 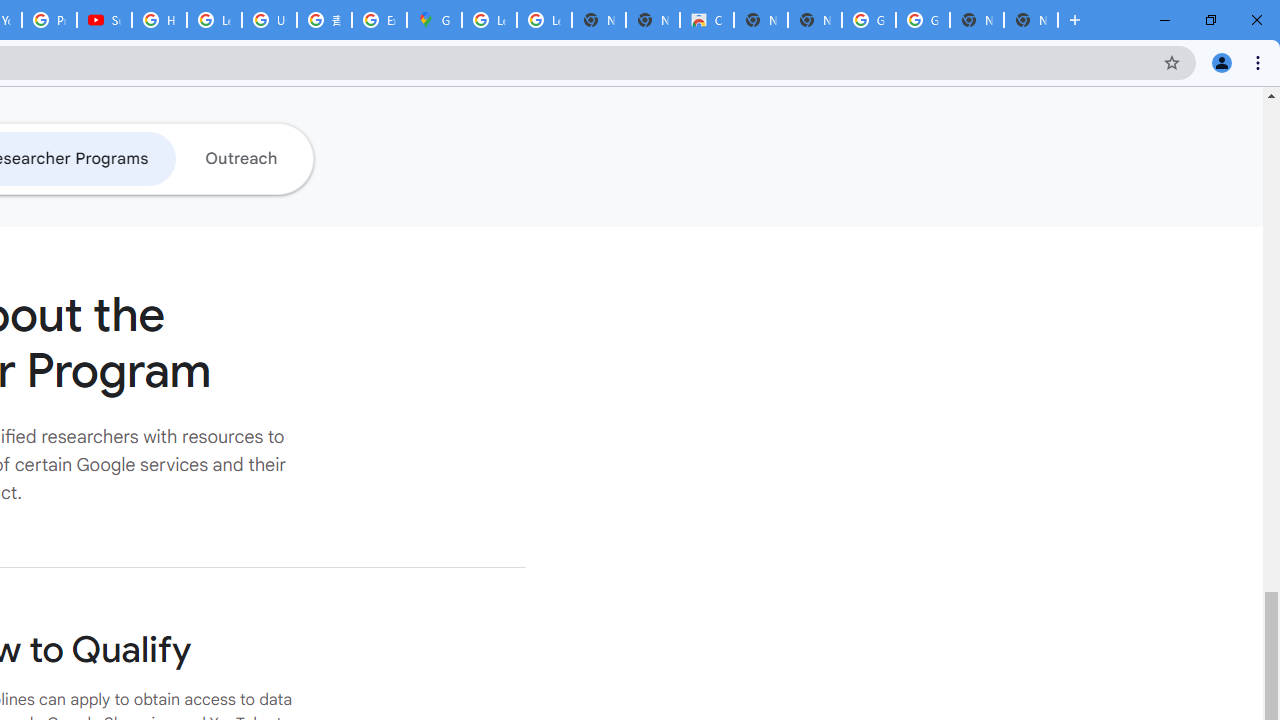 I want to click on 'Outreach', so click(x=240, y=157).